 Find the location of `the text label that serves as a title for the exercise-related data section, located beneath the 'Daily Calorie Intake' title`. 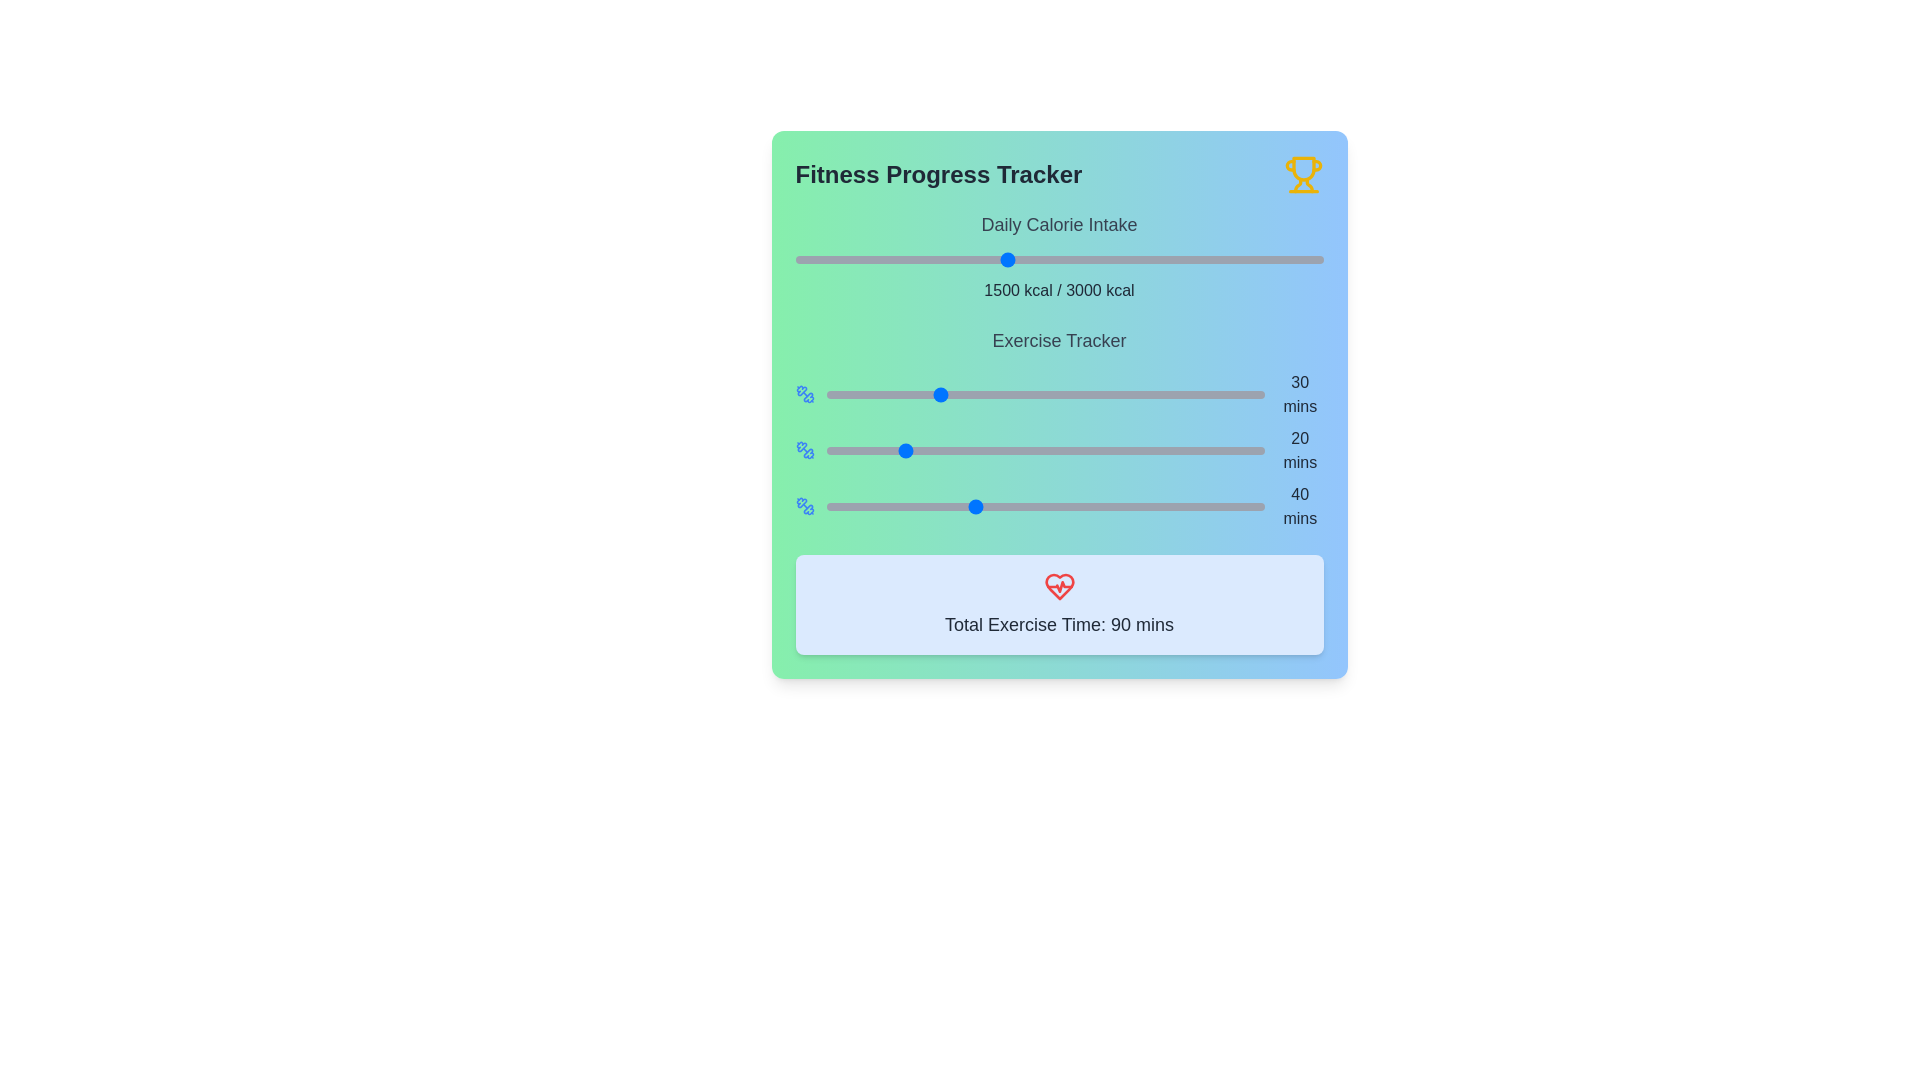

the text label that serves as a title for the exercise-related data section, located beneath the 'Daily Calorie Intake' title is located at coordinates (1058, 339).